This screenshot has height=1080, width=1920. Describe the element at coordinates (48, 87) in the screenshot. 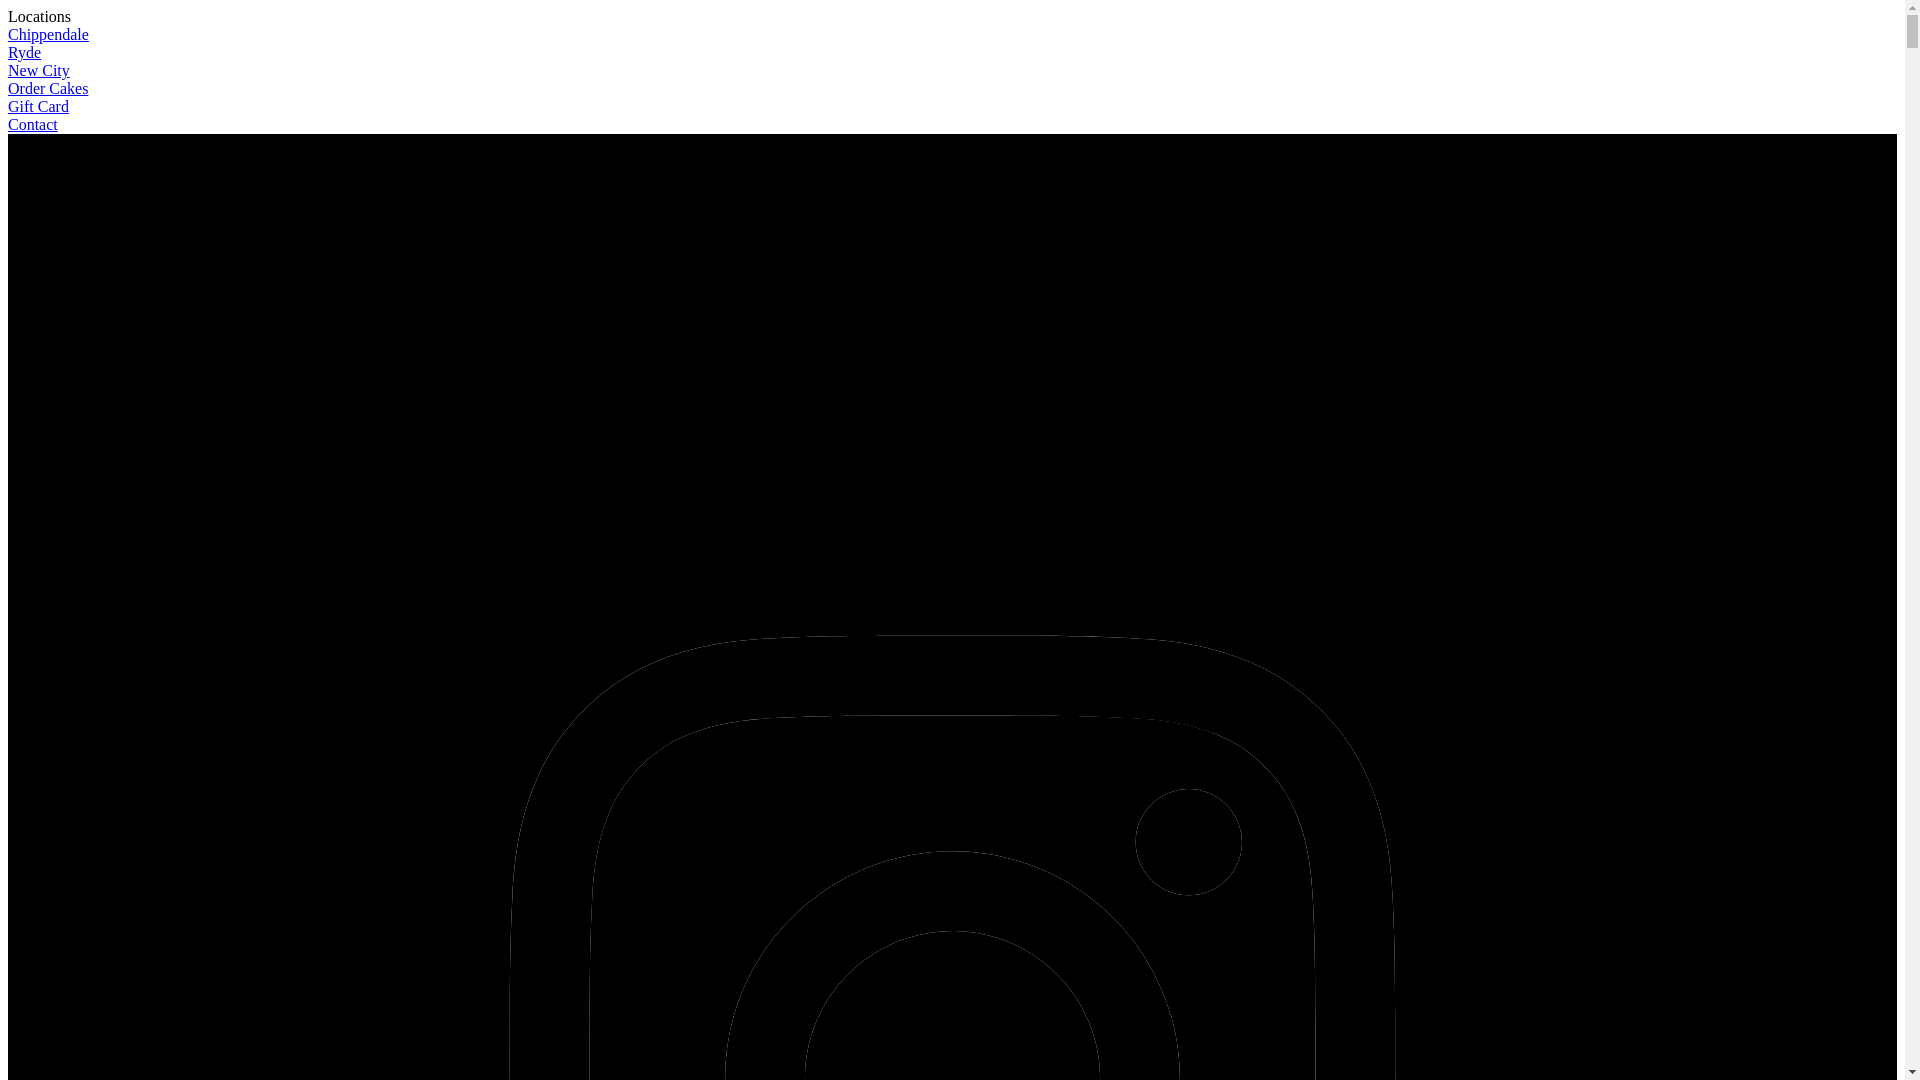

I see `'Order Cakes'` at that location.